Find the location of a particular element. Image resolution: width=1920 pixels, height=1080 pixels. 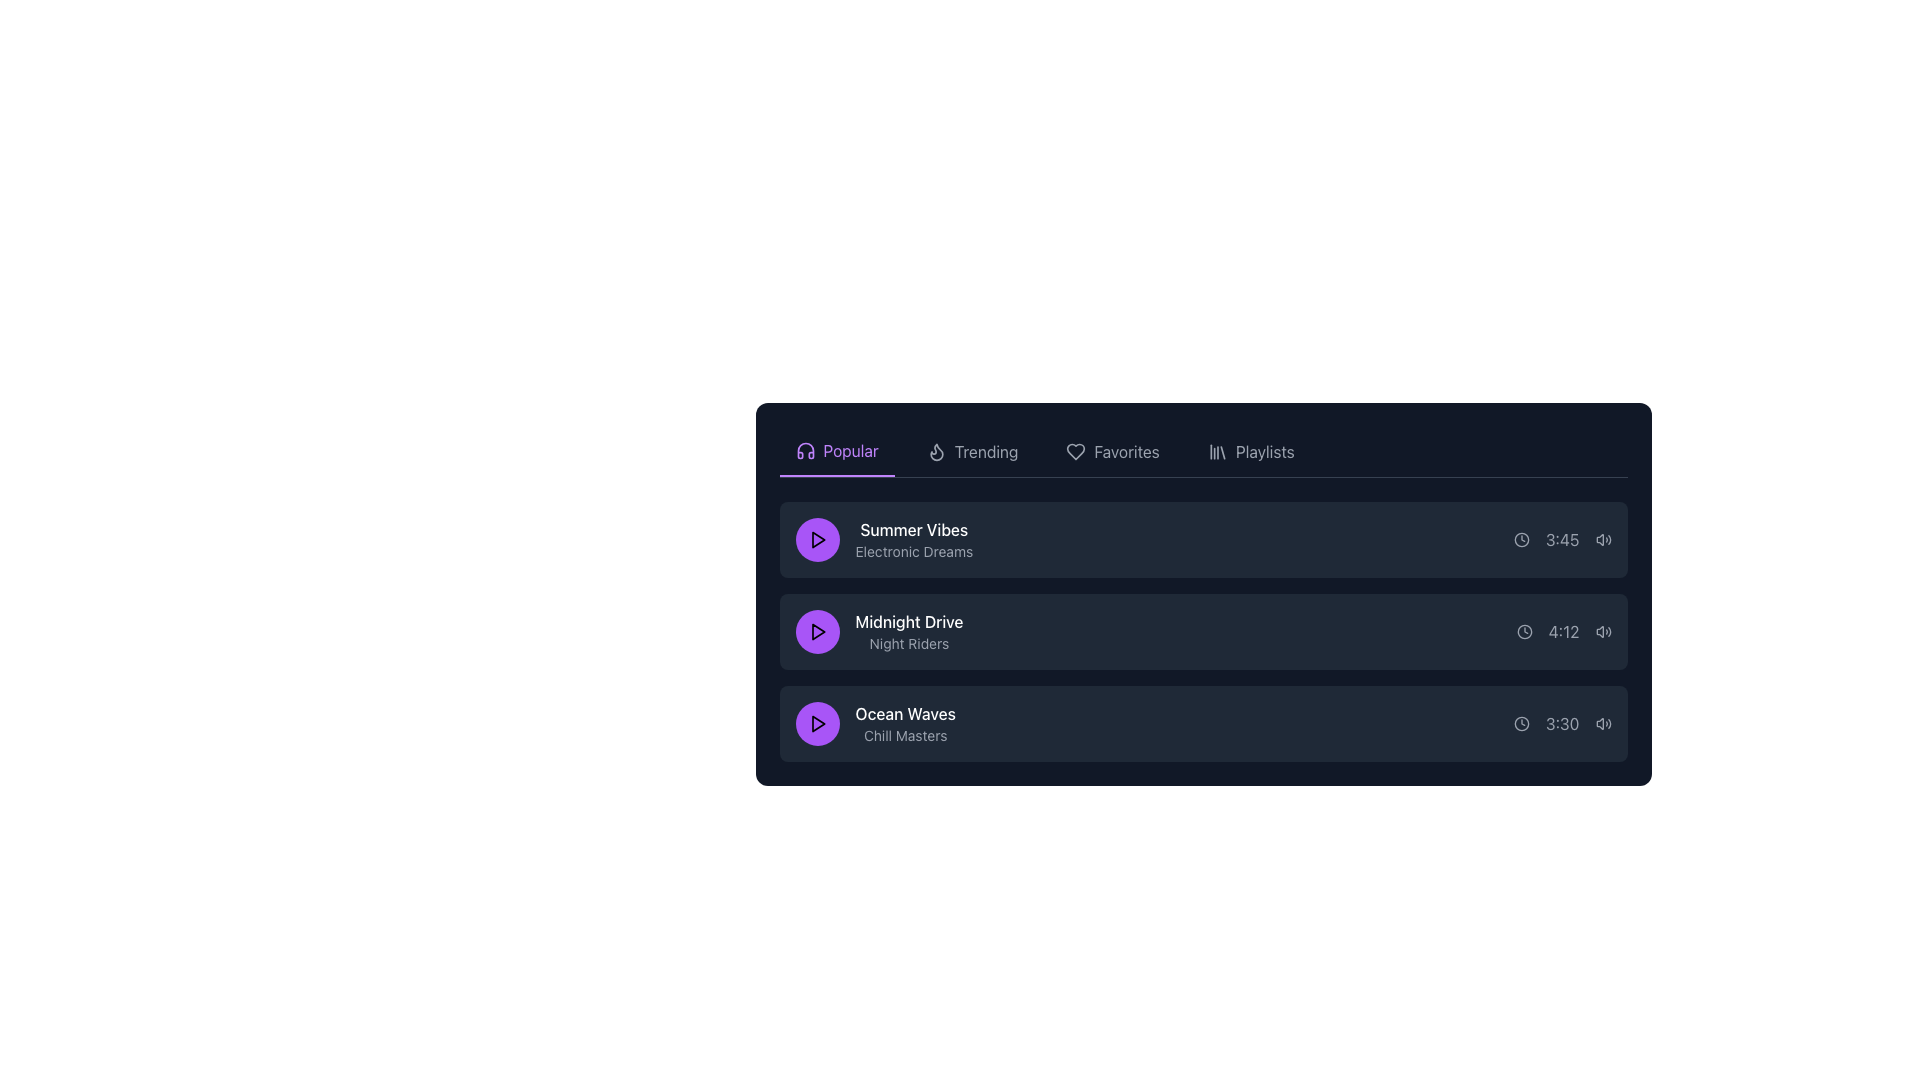

the play button located in the circular purple background beside the text 'Ocean Waves' is located at coordinates (818, 724).